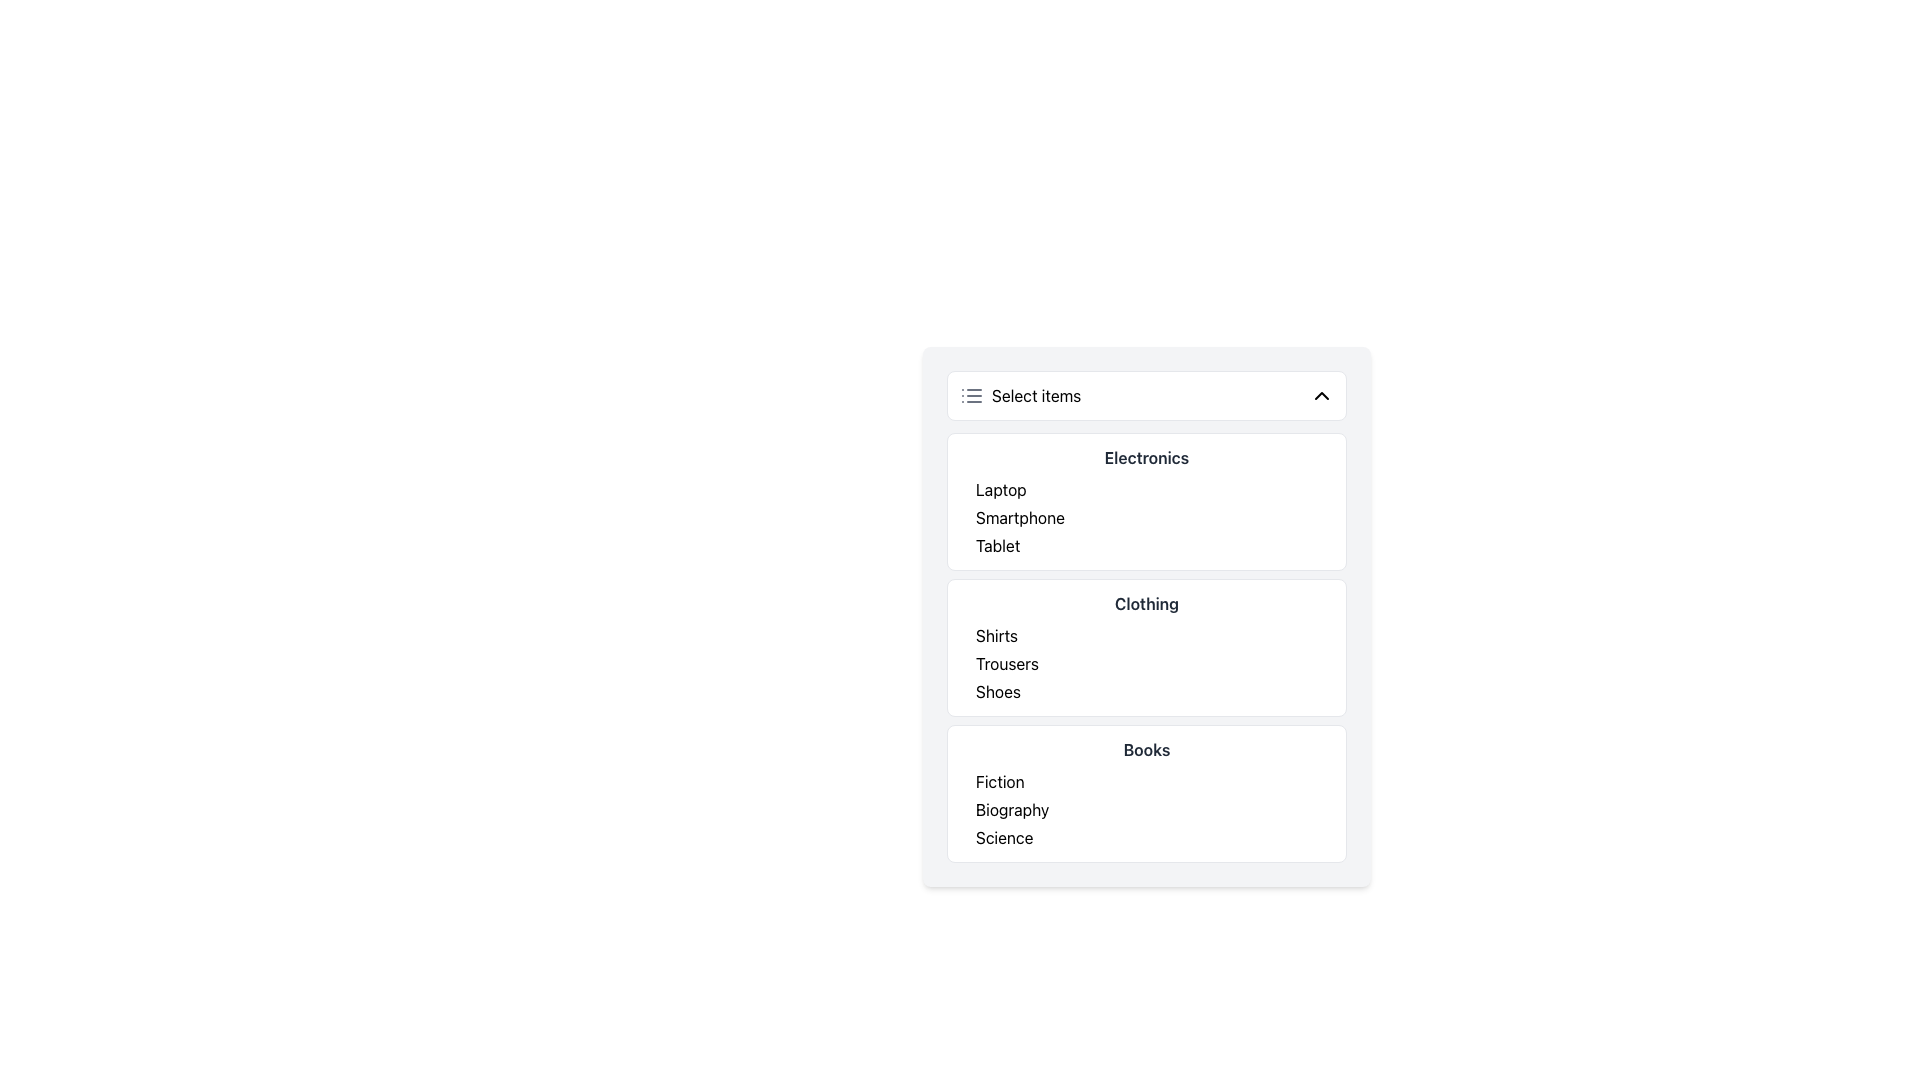  Describe the element at coordinates (1147, 648) in the screenshot. I see `options inside the 'Clothing' category card, which displays subcategories such as 'Shirts', 'Trousers', and 'Shoes' in a dropdown menu` at that location.